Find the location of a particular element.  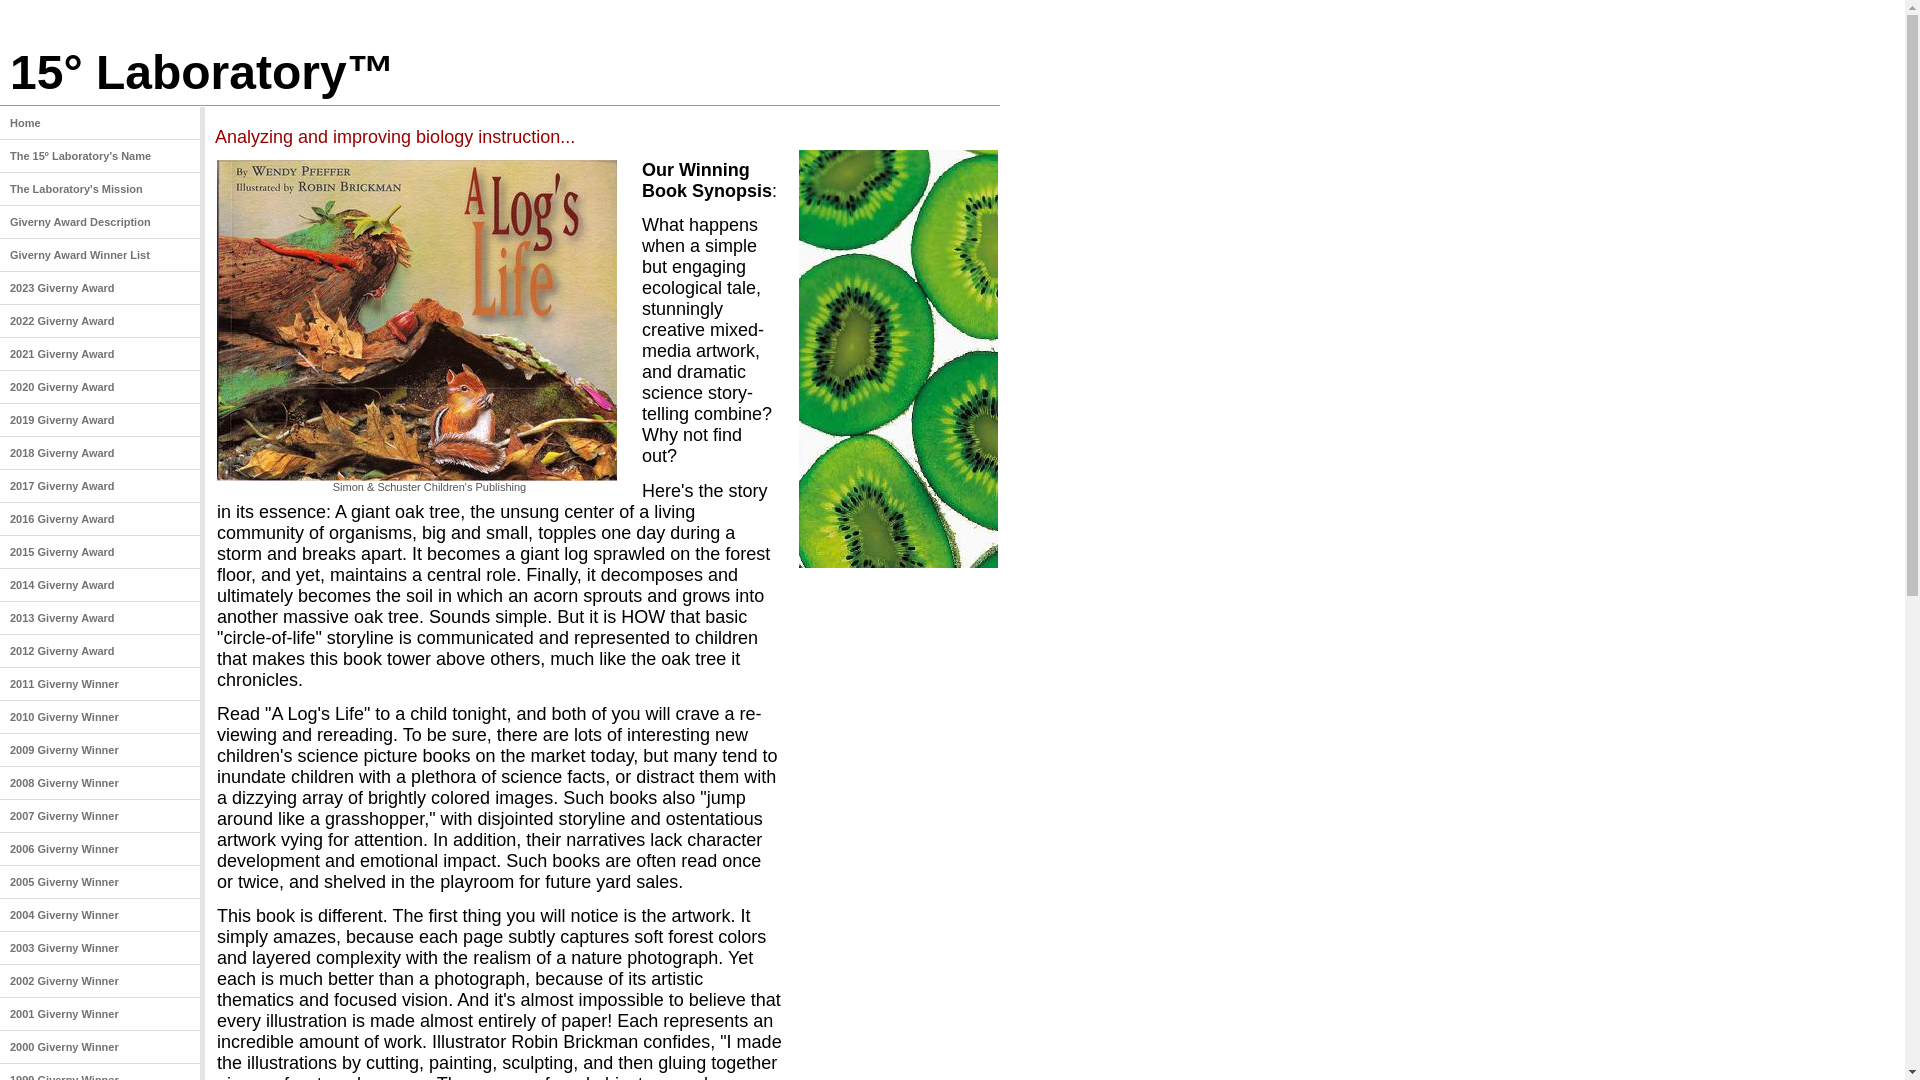

'2007 Giverny Winner' is located at coordinates (99, 816).